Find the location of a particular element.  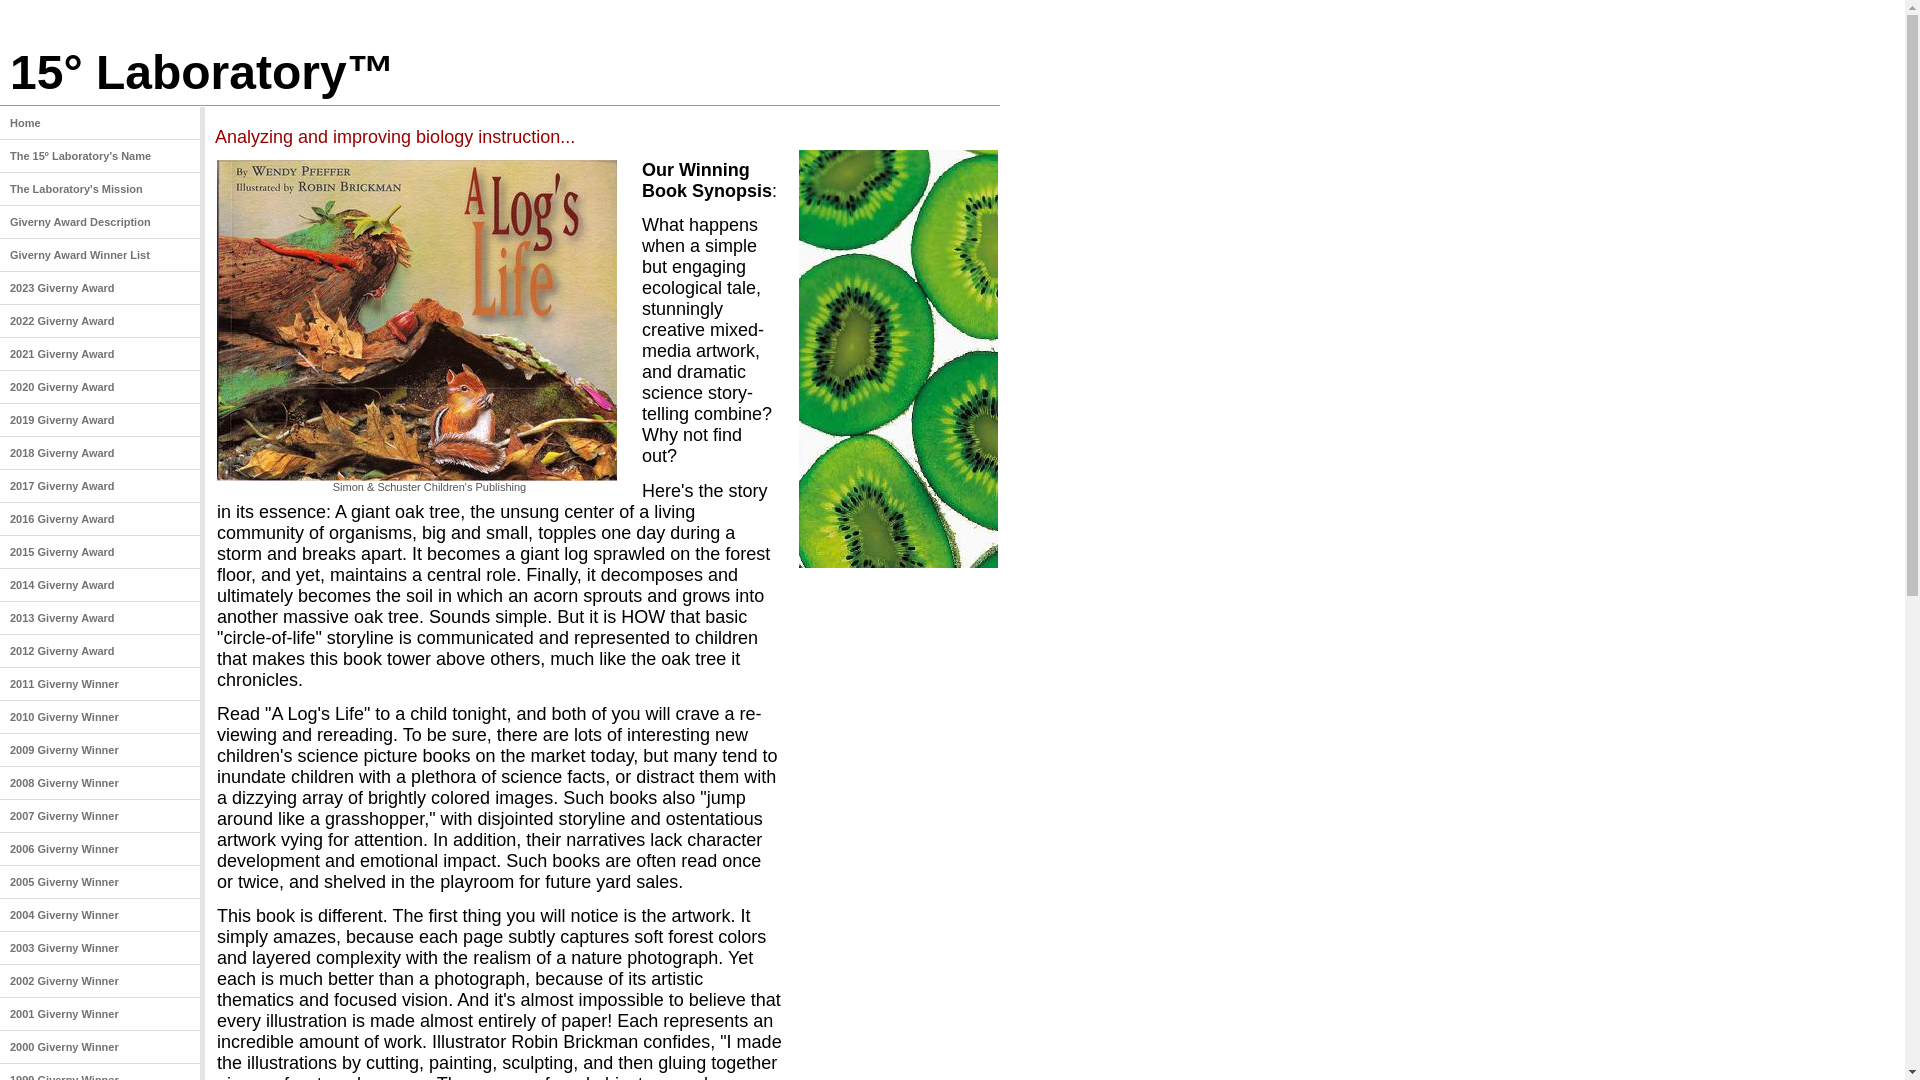

'2007 Giverny Winner' is located at coordinates (99, 816).